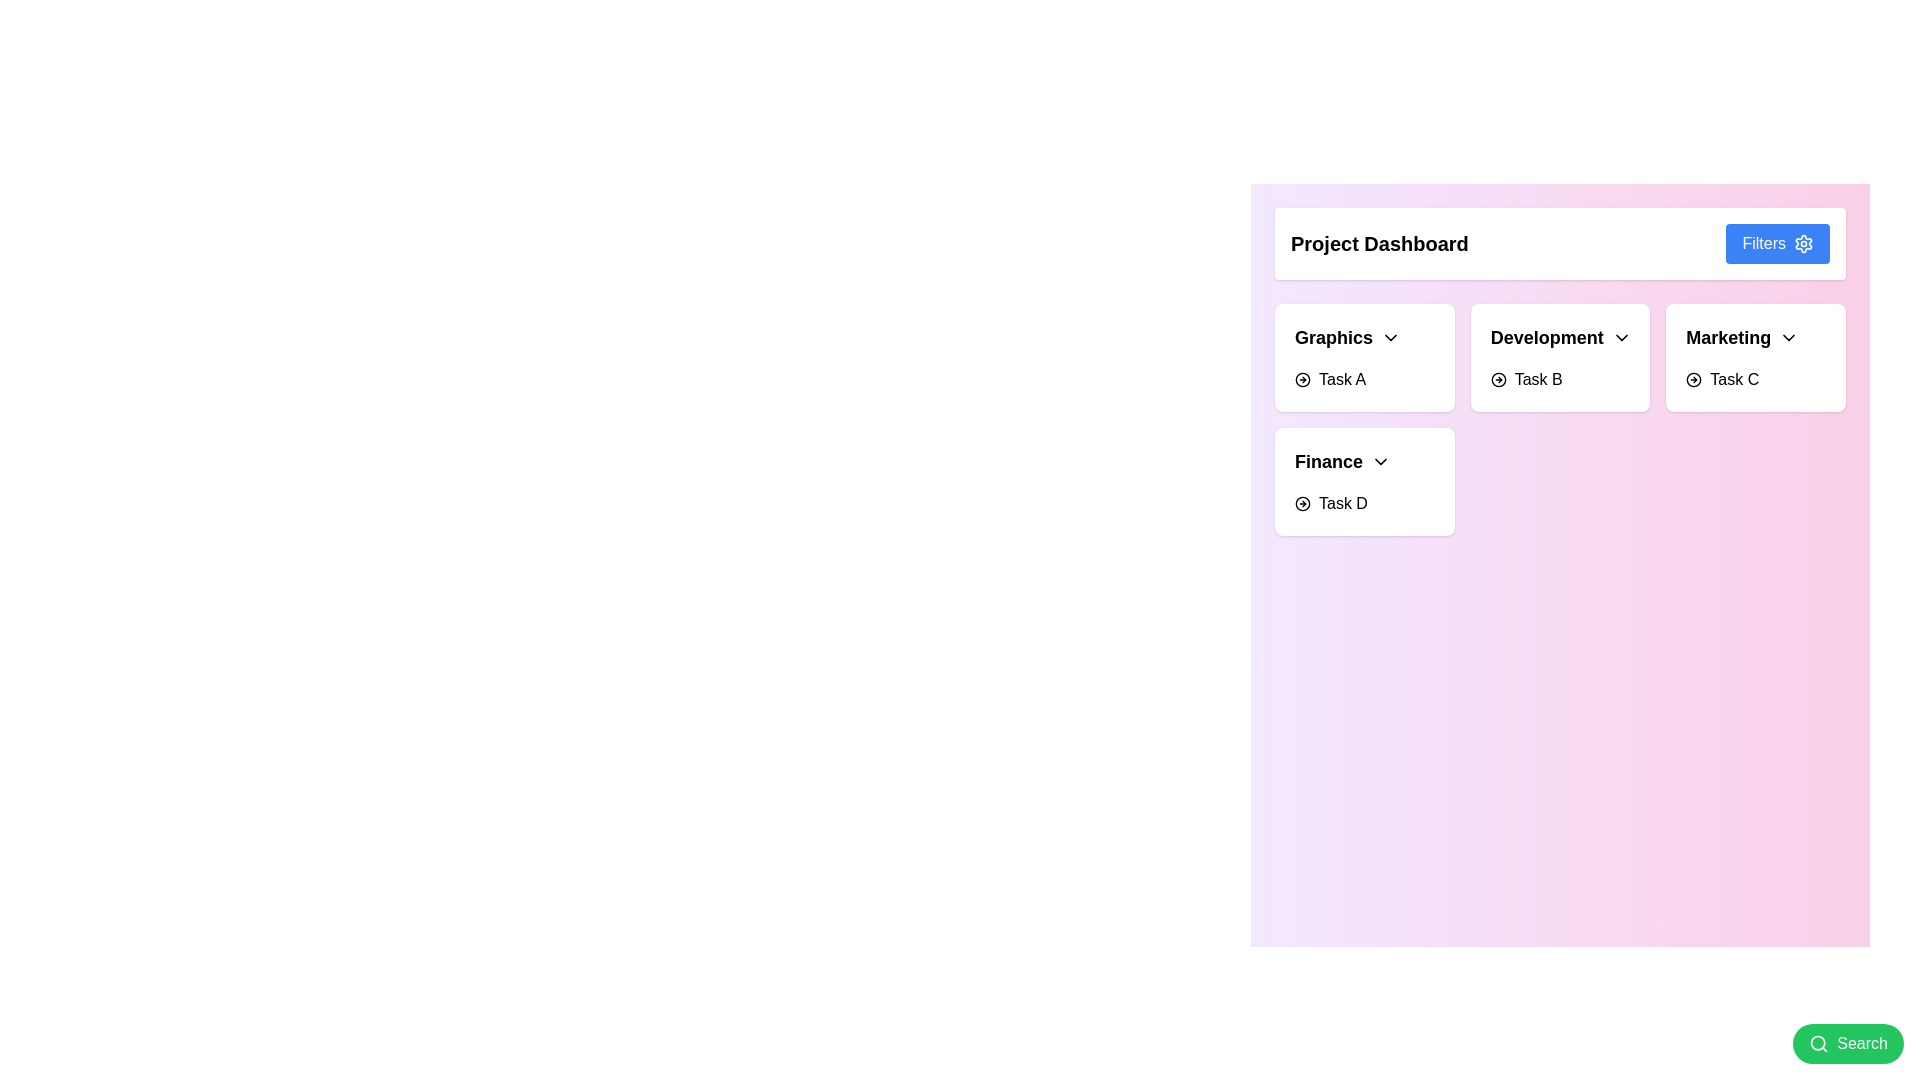 Image resolution: width=1920 pixels, height=1080 pixels. I want to click on the green rounded button with a magnifying glass icon and 'Search' text, so click(1847, 1043).